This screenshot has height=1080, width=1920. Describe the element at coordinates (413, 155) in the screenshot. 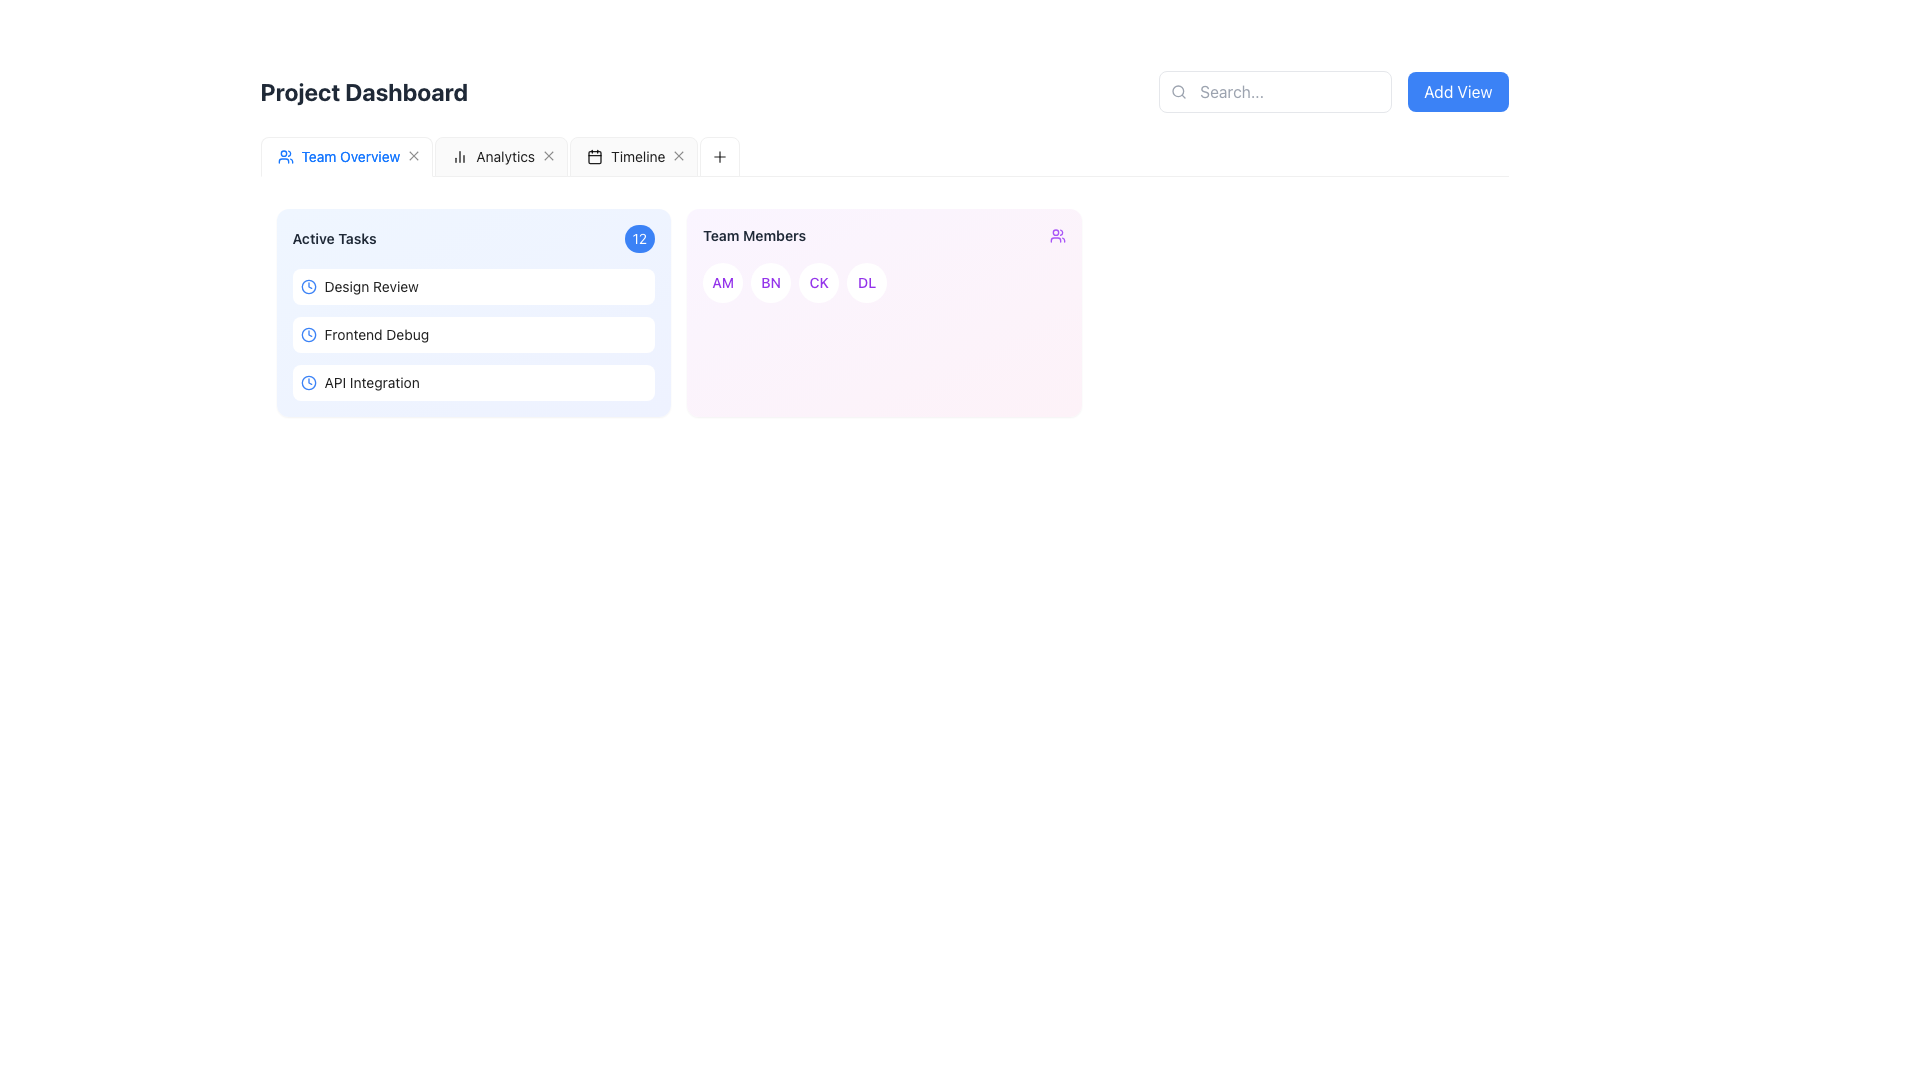

I see `the close button icon located in the 'Team Overview' tab of the navigation bar` at that location.